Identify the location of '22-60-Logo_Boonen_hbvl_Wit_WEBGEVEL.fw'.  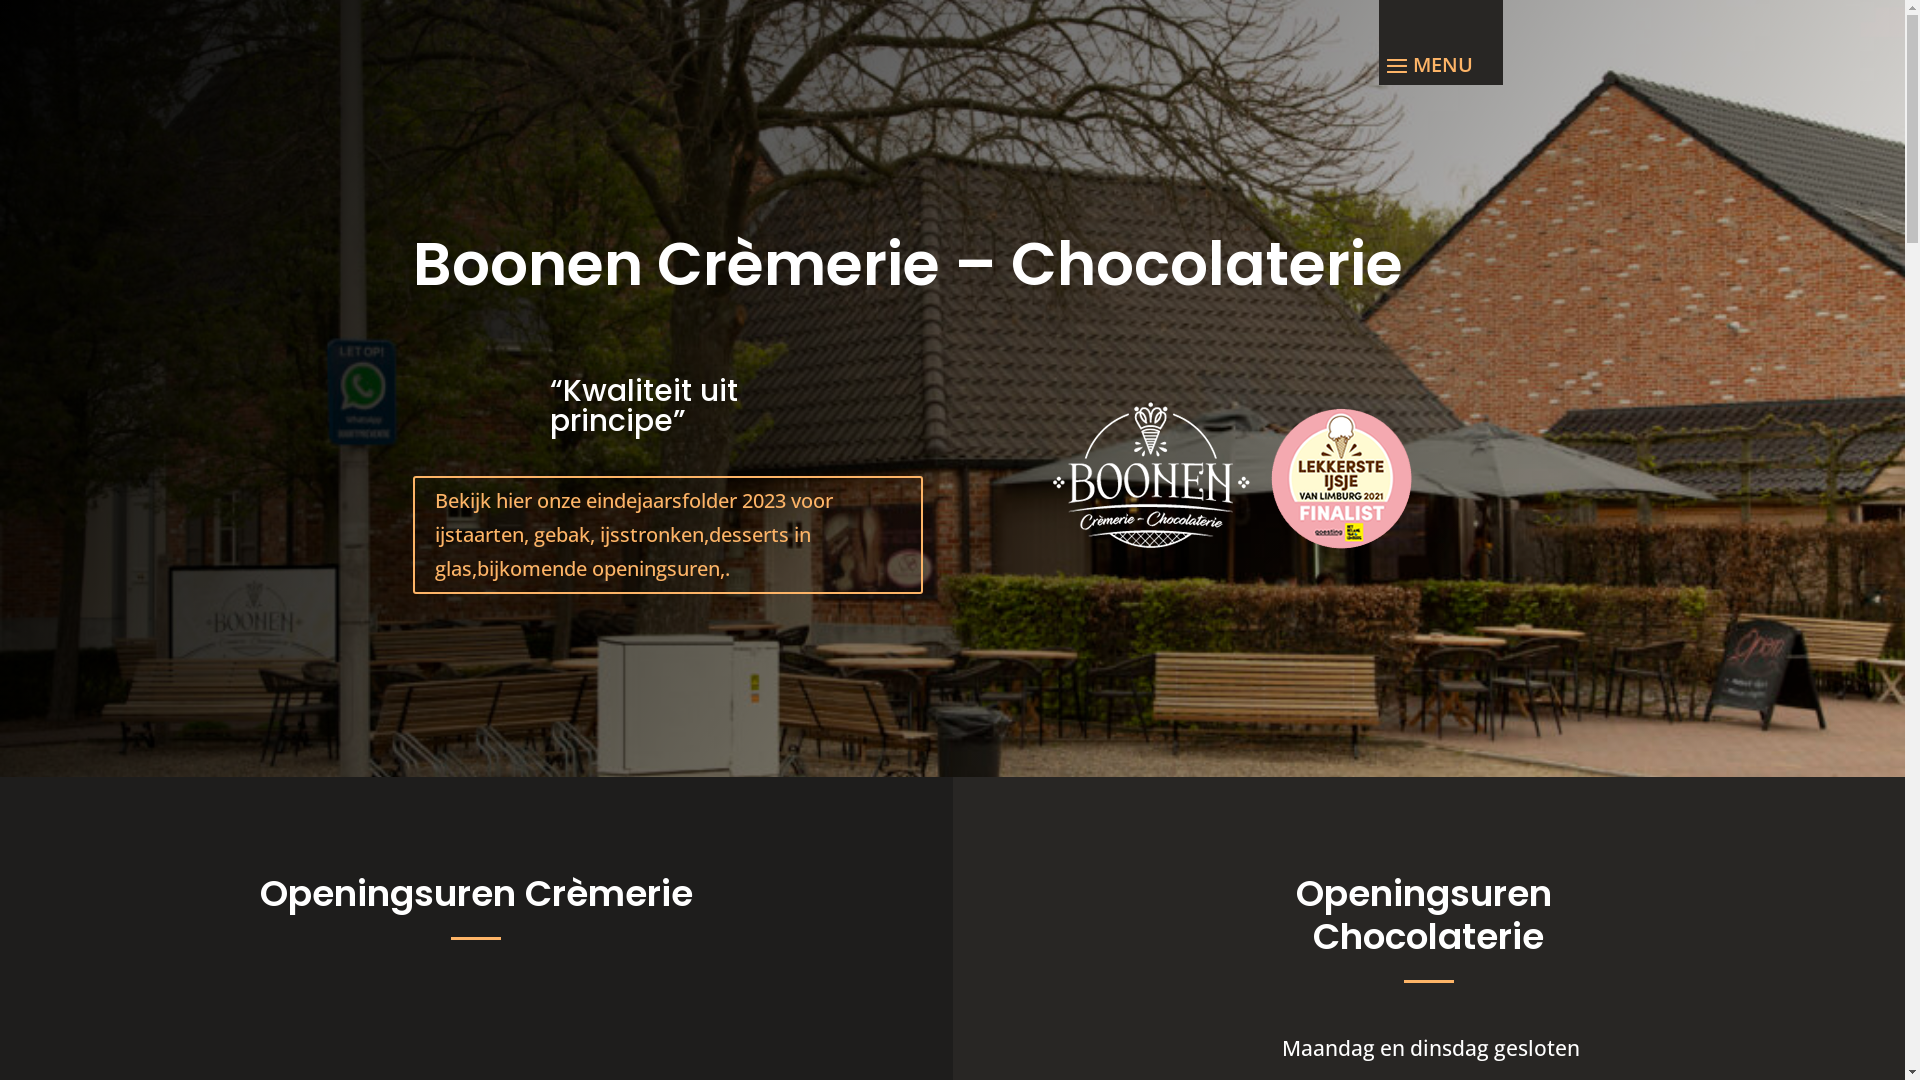
(1236, 479).